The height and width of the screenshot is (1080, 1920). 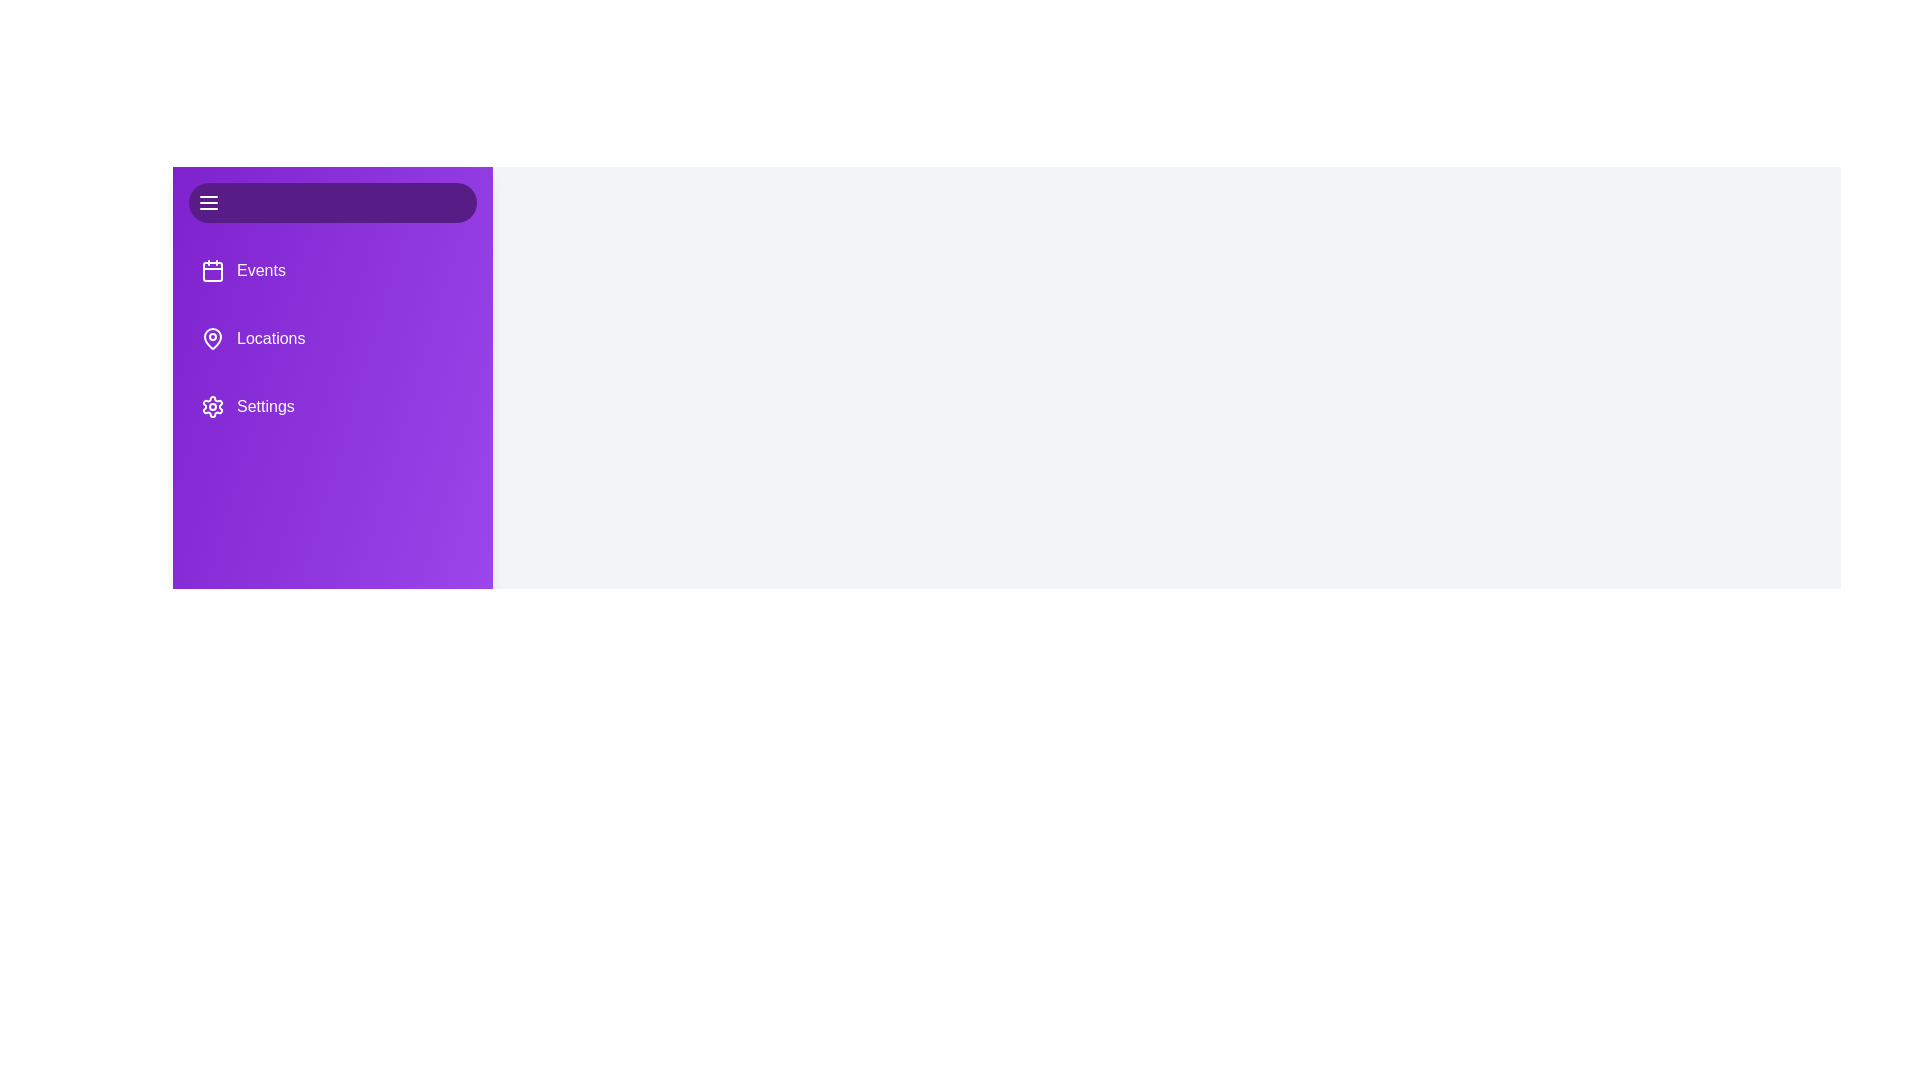 I want to click on the menu item labeled Settings to select it, so click(x=332, y=406).